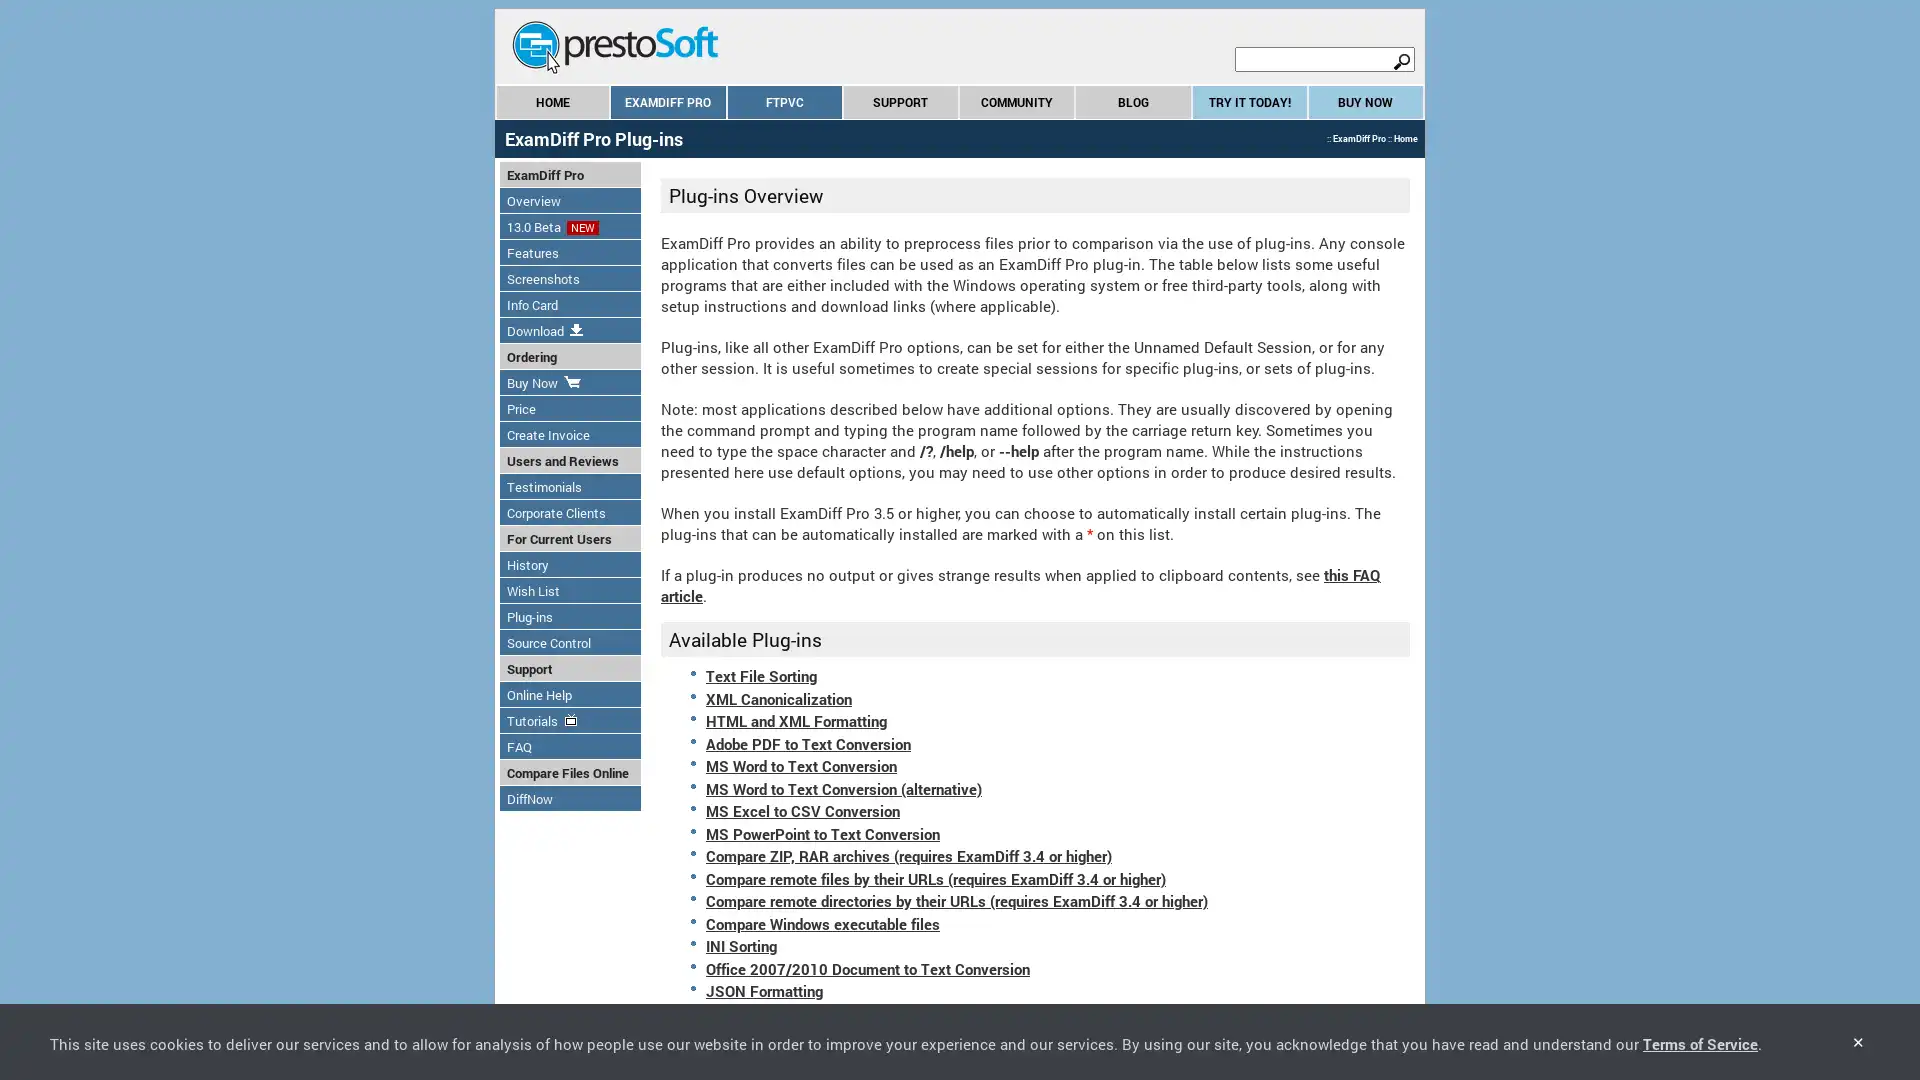 The height and width of the screenshot is (1080, 1920). What do you see at coordinates (1400, 60) in the screenshot?
I see `search` at bounding box center [1400, 60].